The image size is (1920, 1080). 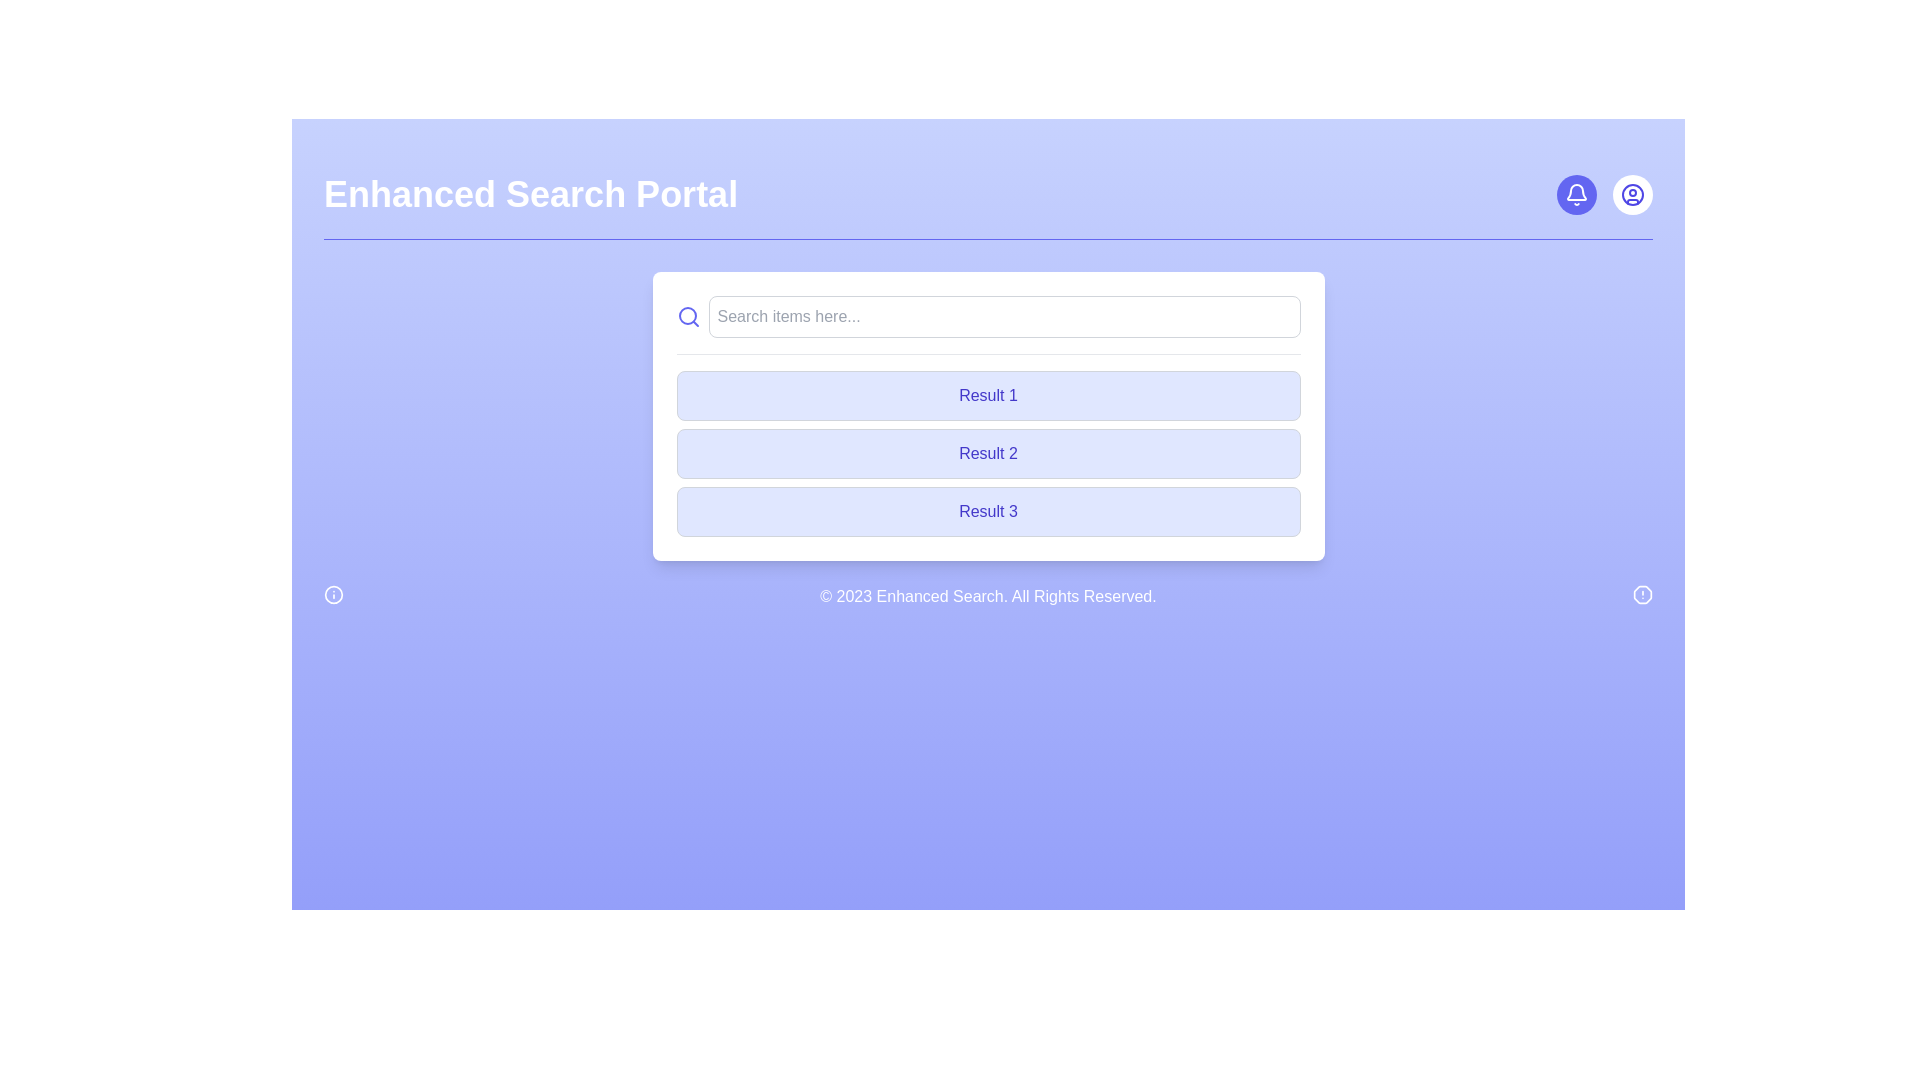 I want to click on the bell-shaped icon within the dark indigo circular button located at the top-right corner of the interface, so click(x=1576, y=195).